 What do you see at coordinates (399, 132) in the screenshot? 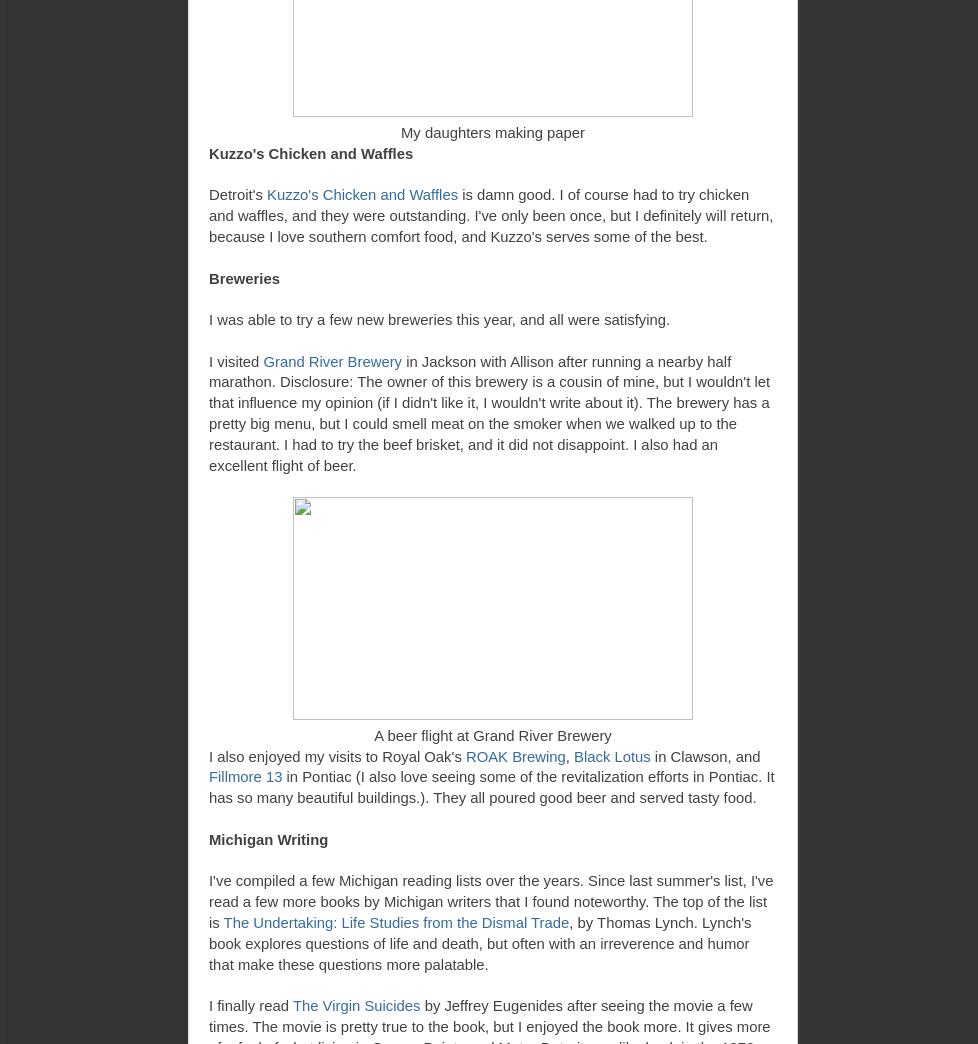
I see `'My daughters making paper'` at bounding box center [399, 132].